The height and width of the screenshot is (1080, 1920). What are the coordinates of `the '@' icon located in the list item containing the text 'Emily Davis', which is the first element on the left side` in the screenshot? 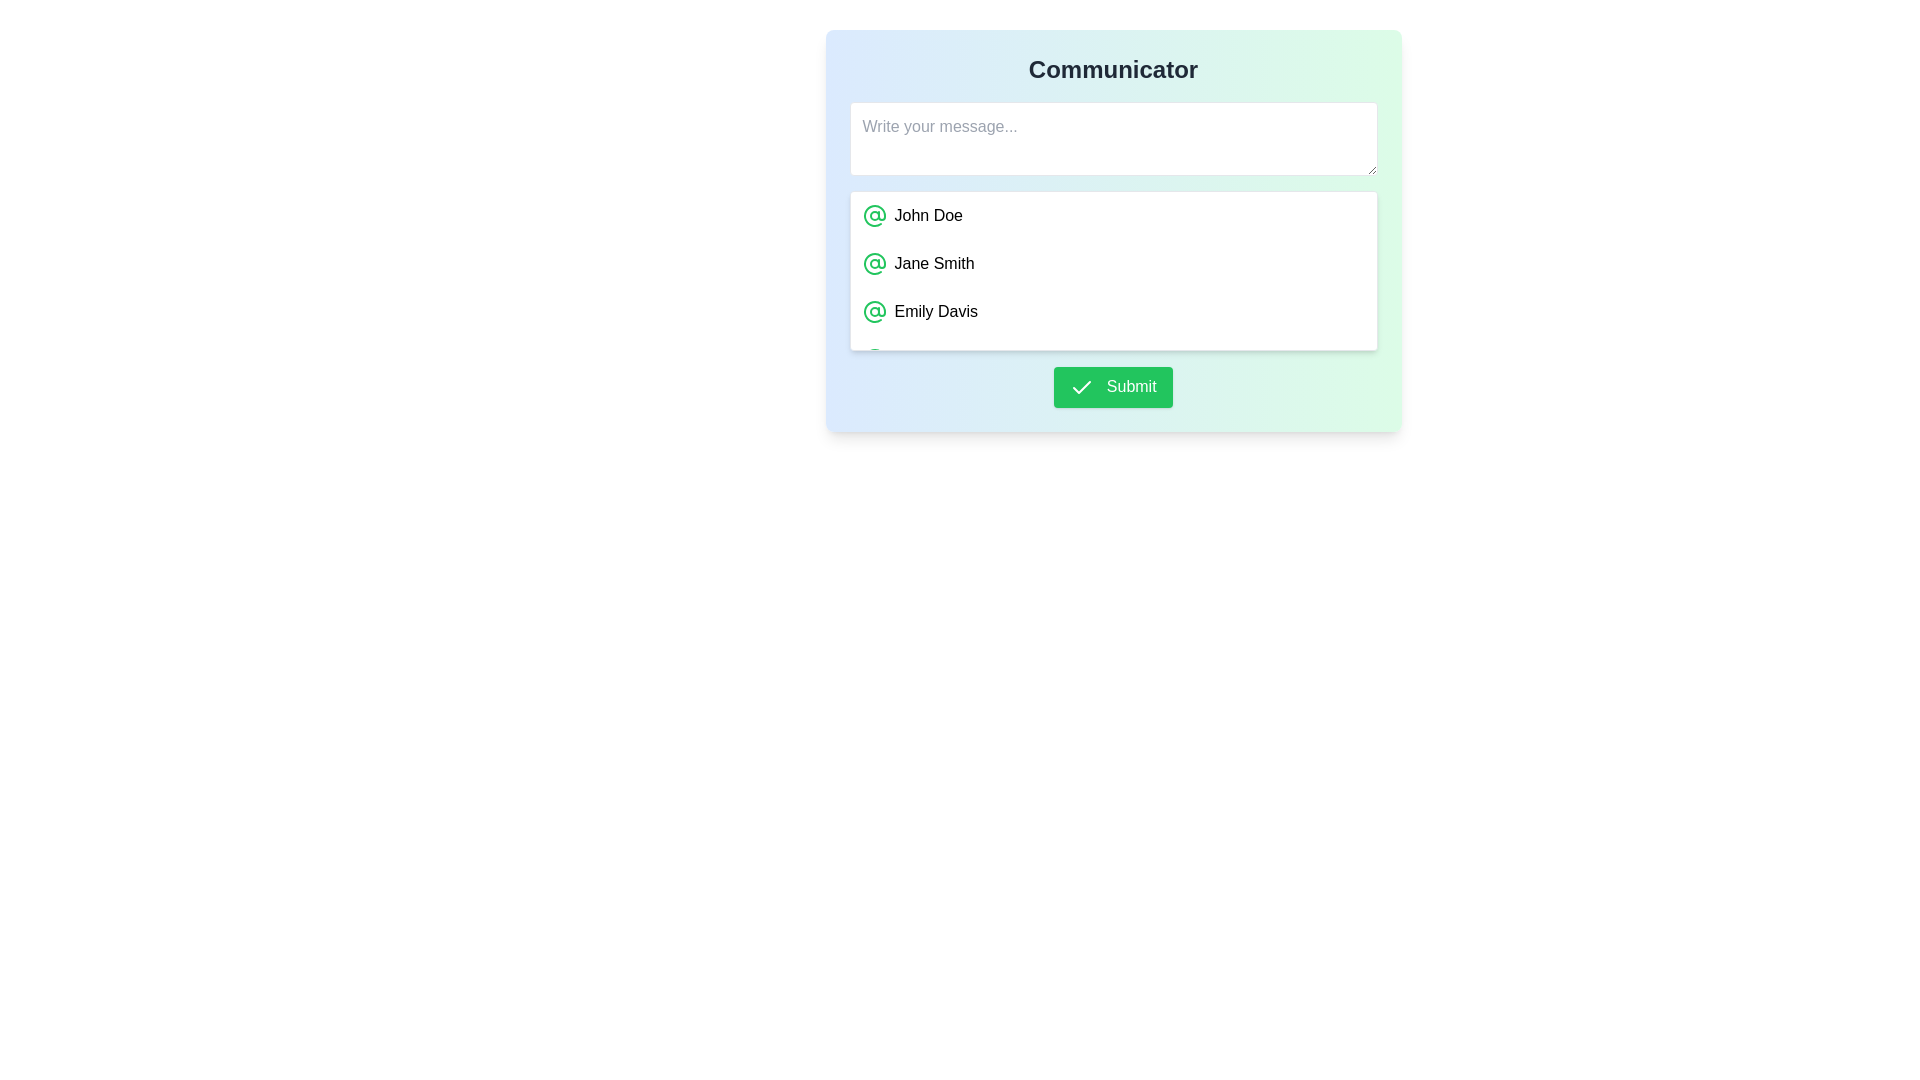 It's located at (874, 312).